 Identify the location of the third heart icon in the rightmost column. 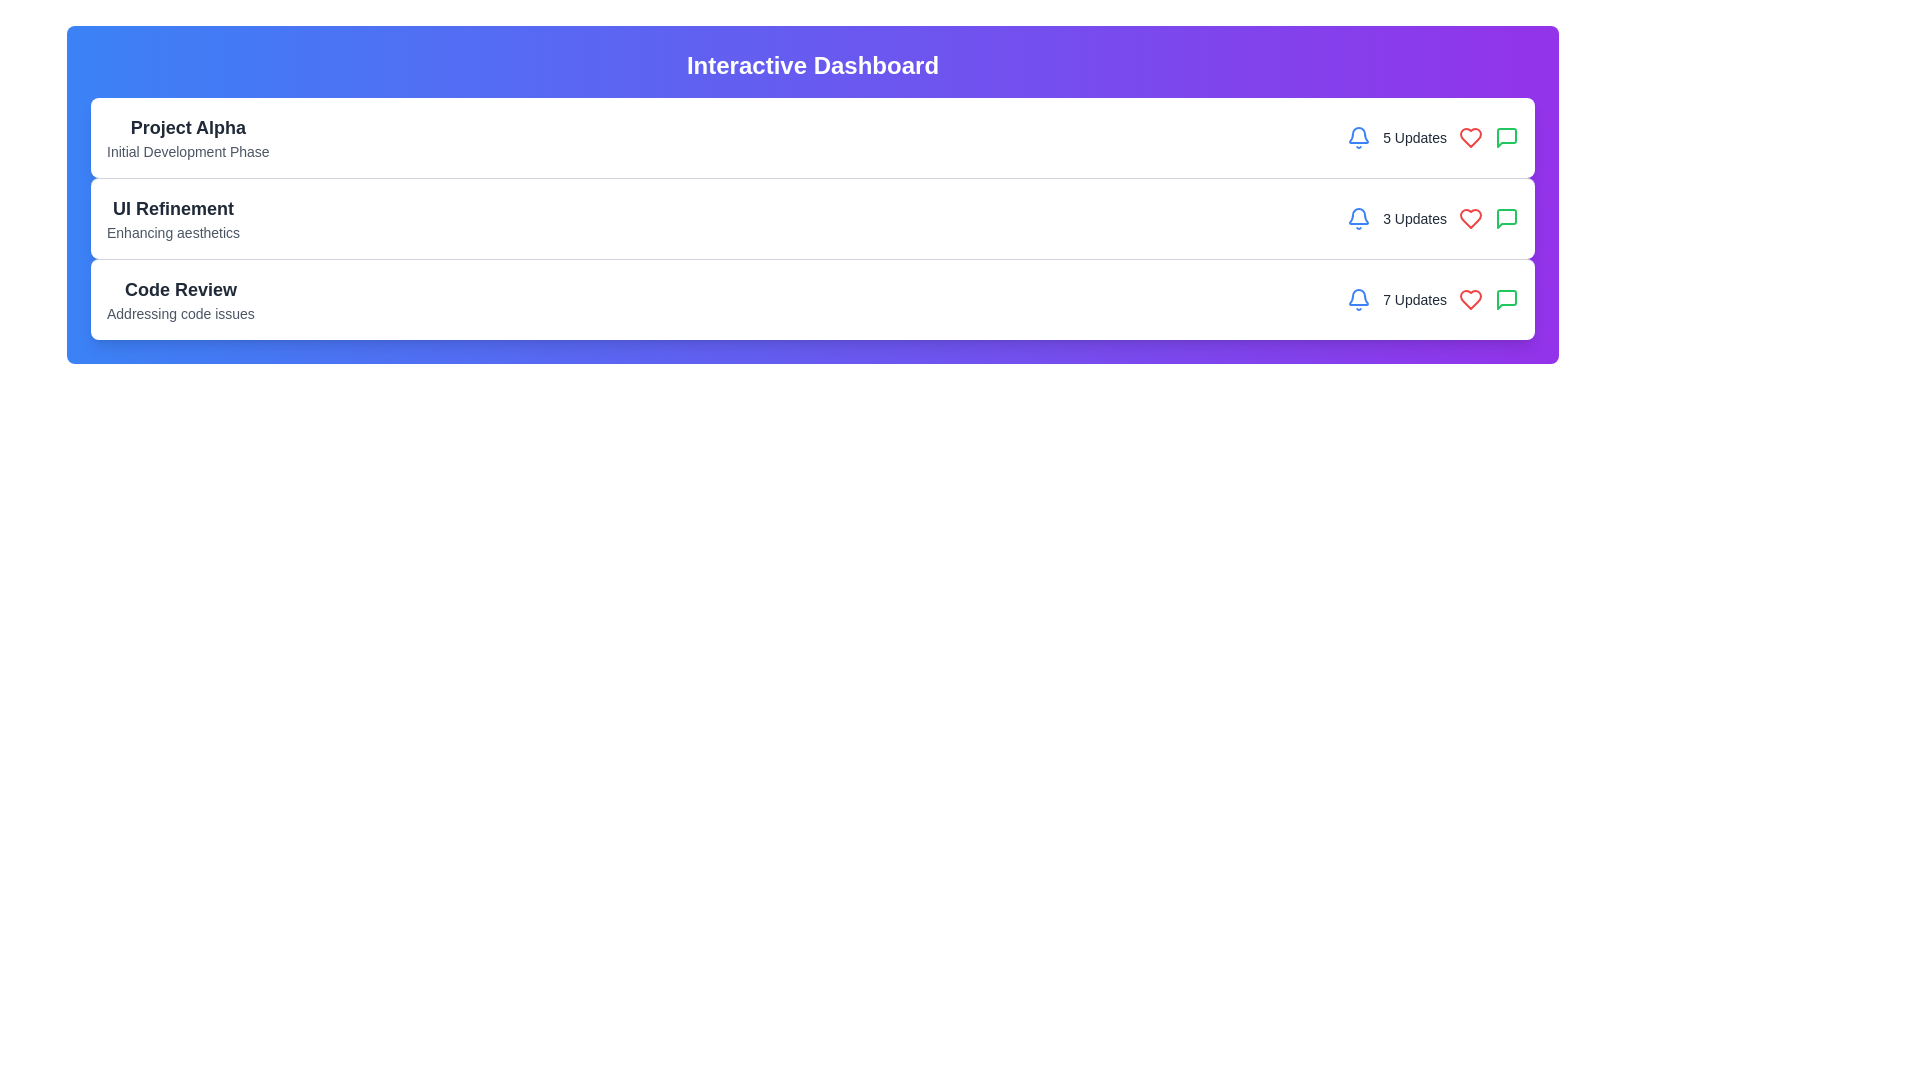
(1470, 300).